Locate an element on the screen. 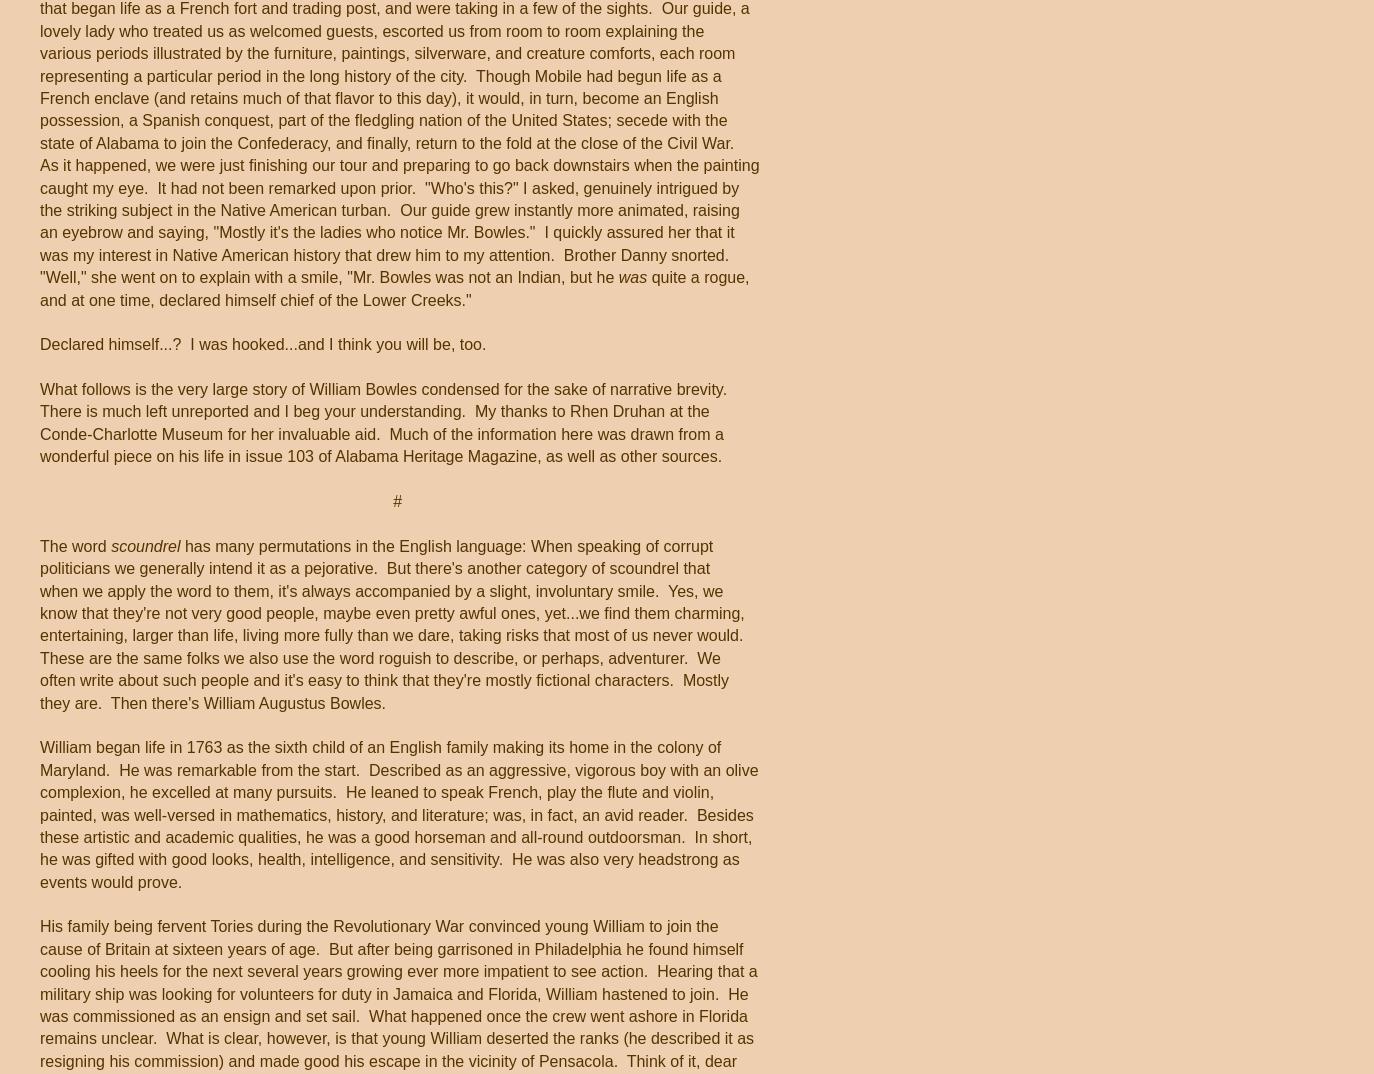 The image size is (1374, 1074). 'William began life in 1763 as the sixth child of an English family making its home in the colony of Maryland.  He was remarkable from the start.  Described as an aggressive, vigorous boy with an olive complexion, he excelled at many pursuits.  He leaned to speak French, play the flute and violin, painted, was well-versed in mathematics, history, and literature; was, in fact, an avid reader.  Besides these artistic and academic qualities, he was a good horseman and all-round outdoorsman.  In short, he was gifted with good looks, health, intelligence, and sensitivity.  He was also very headstrong as events would prove.' is located at coordinates (399, 814).